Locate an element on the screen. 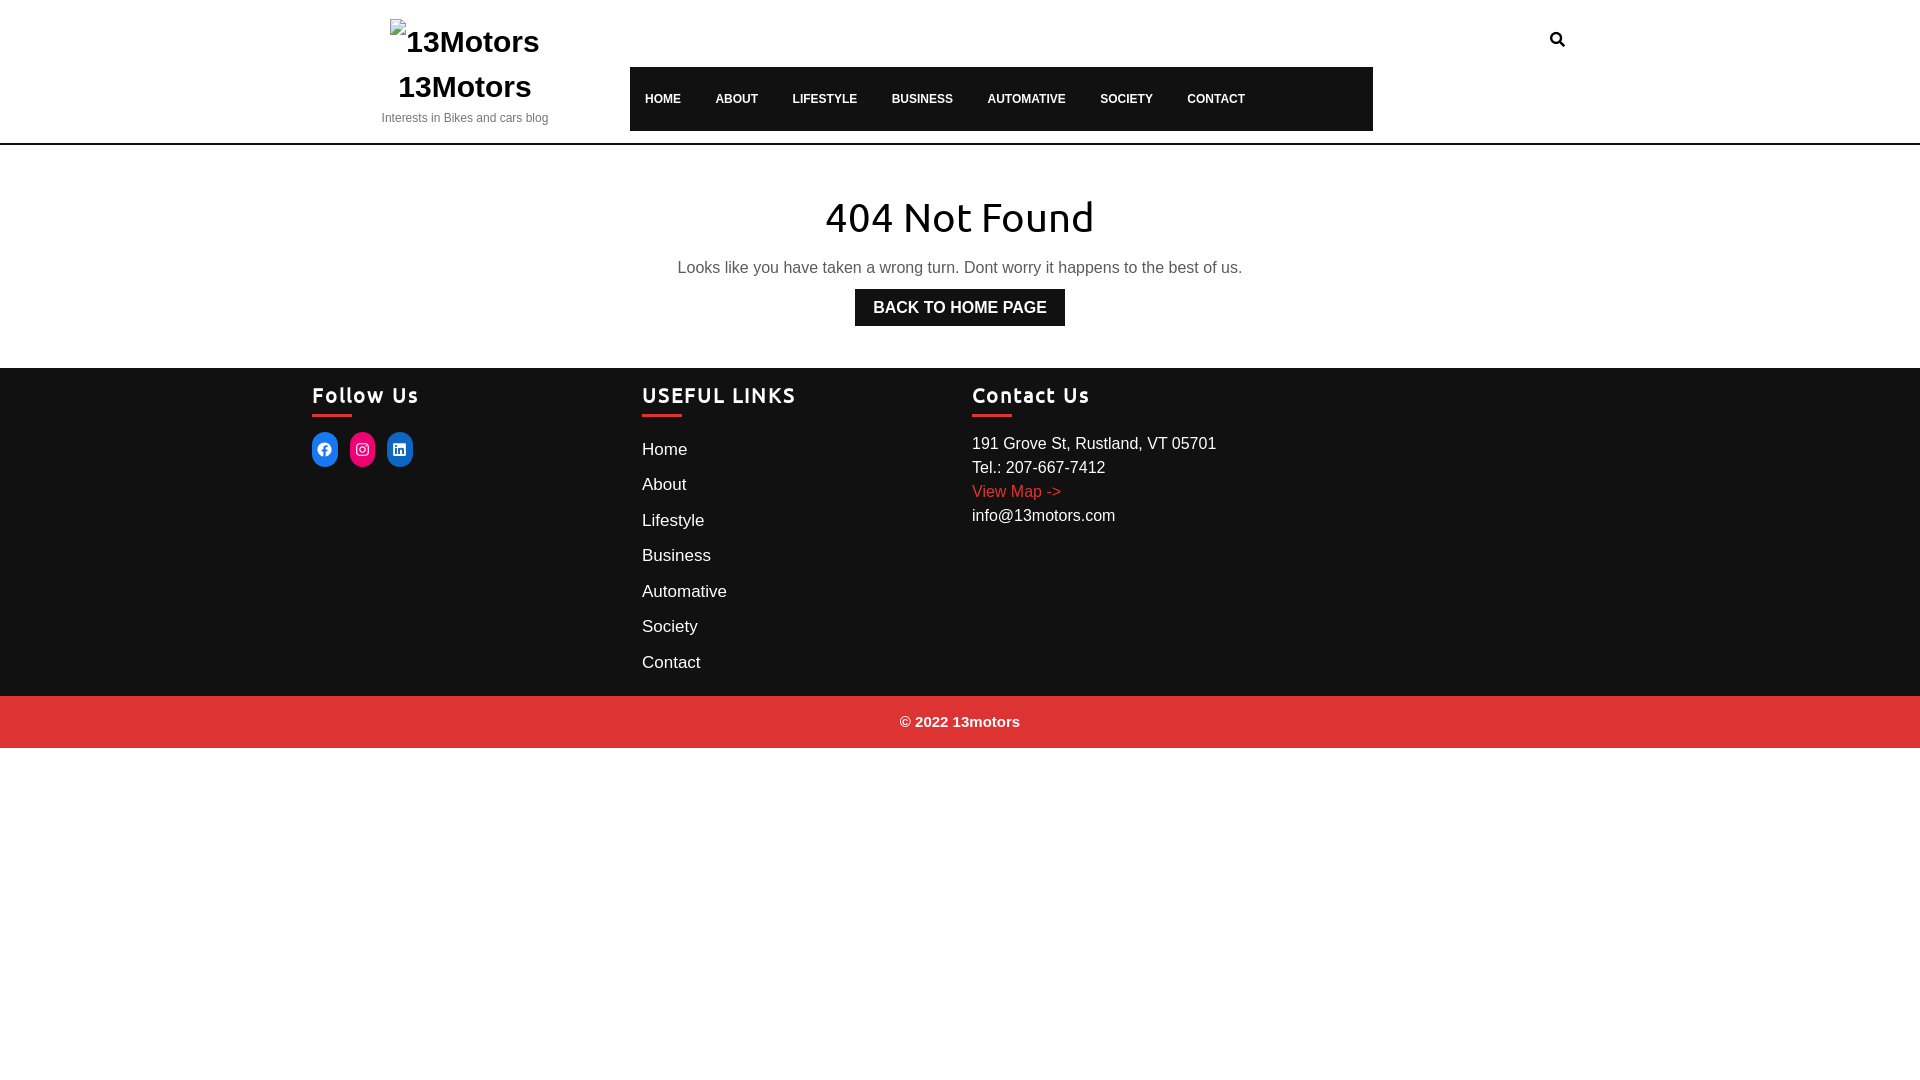 This screenshot has height=1080, width=1920. '13Motors' is located at coordinates (463, 85).